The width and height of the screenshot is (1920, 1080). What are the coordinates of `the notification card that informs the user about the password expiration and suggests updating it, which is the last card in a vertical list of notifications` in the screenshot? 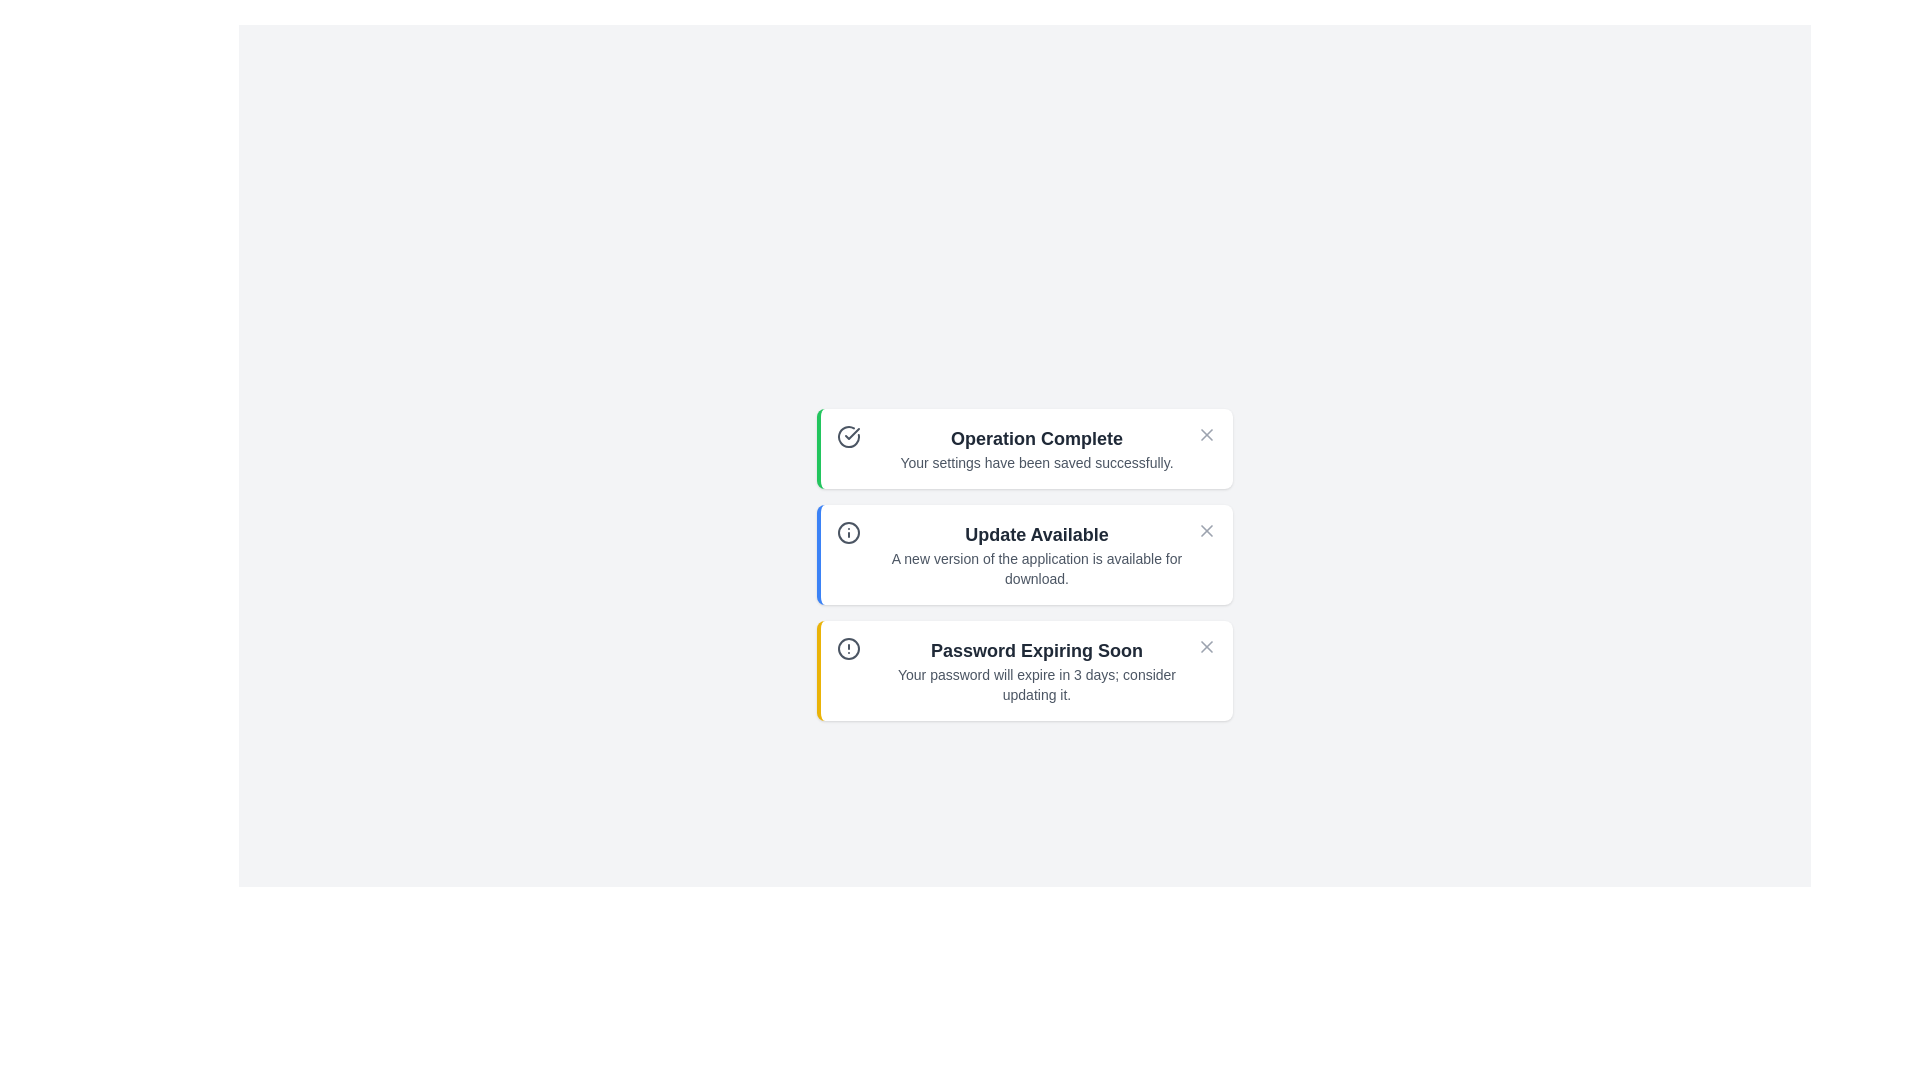 It's located at (1036, 671).